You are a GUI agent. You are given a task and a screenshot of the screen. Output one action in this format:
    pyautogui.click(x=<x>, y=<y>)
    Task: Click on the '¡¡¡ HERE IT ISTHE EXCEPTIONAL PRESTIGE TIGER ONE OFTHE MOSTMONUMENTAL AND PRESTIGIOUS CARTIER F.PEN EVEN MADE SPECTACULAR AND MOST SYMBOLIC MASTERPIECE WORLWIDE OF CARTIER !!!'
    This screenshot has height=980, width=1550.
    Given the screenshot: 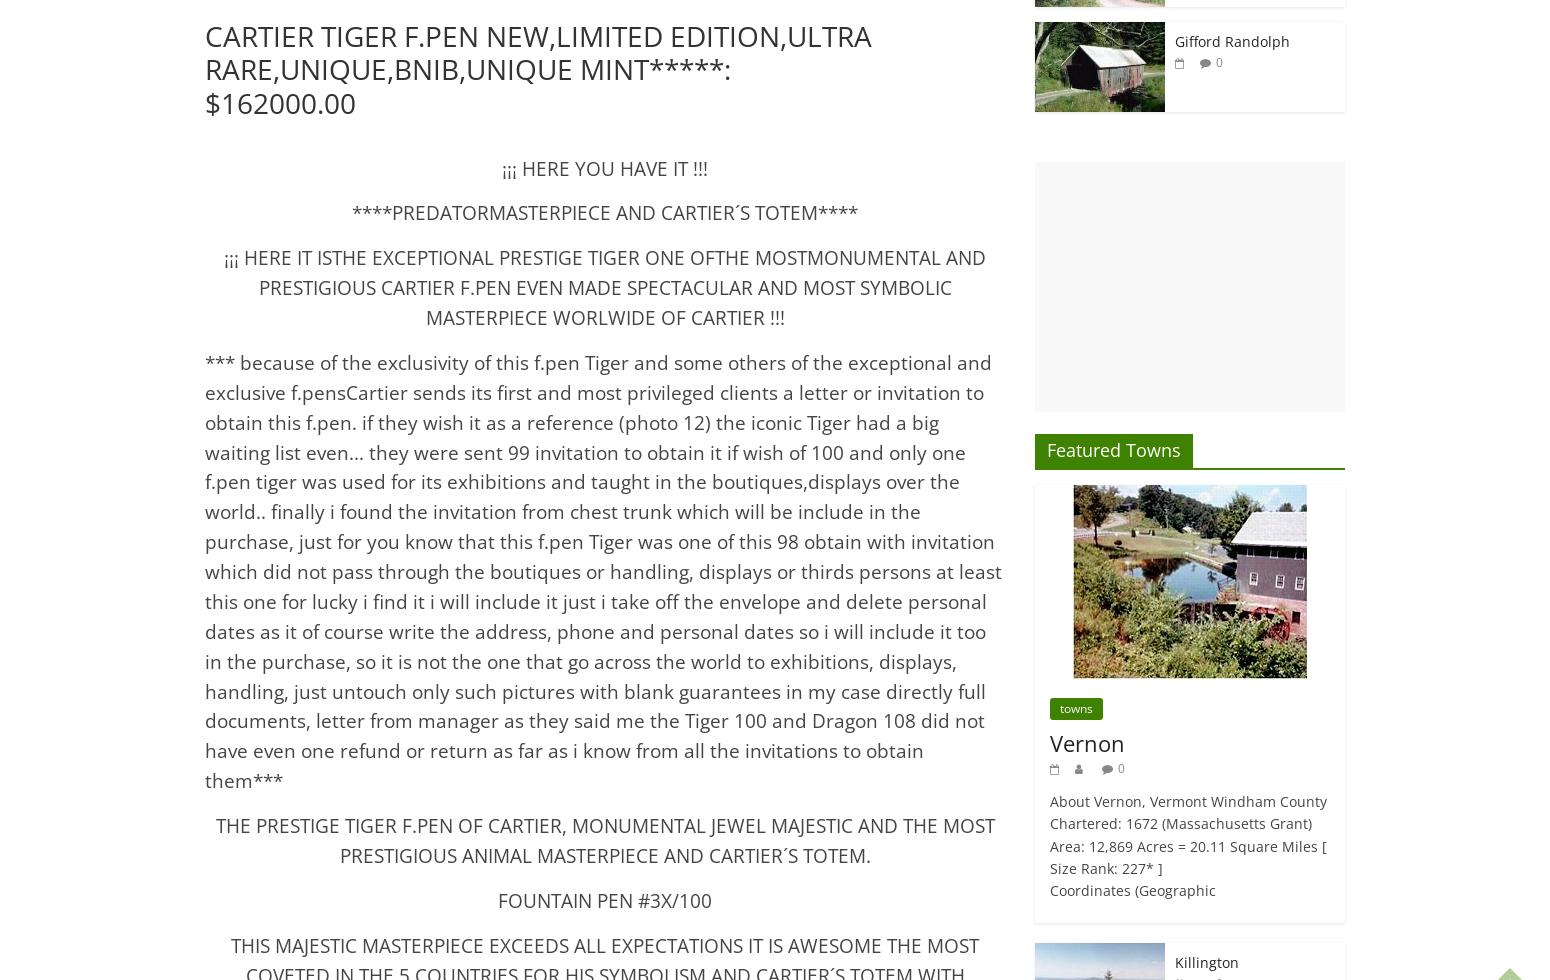 What is the action you would take?
    pyautogui.click(x=604, y=287)
    